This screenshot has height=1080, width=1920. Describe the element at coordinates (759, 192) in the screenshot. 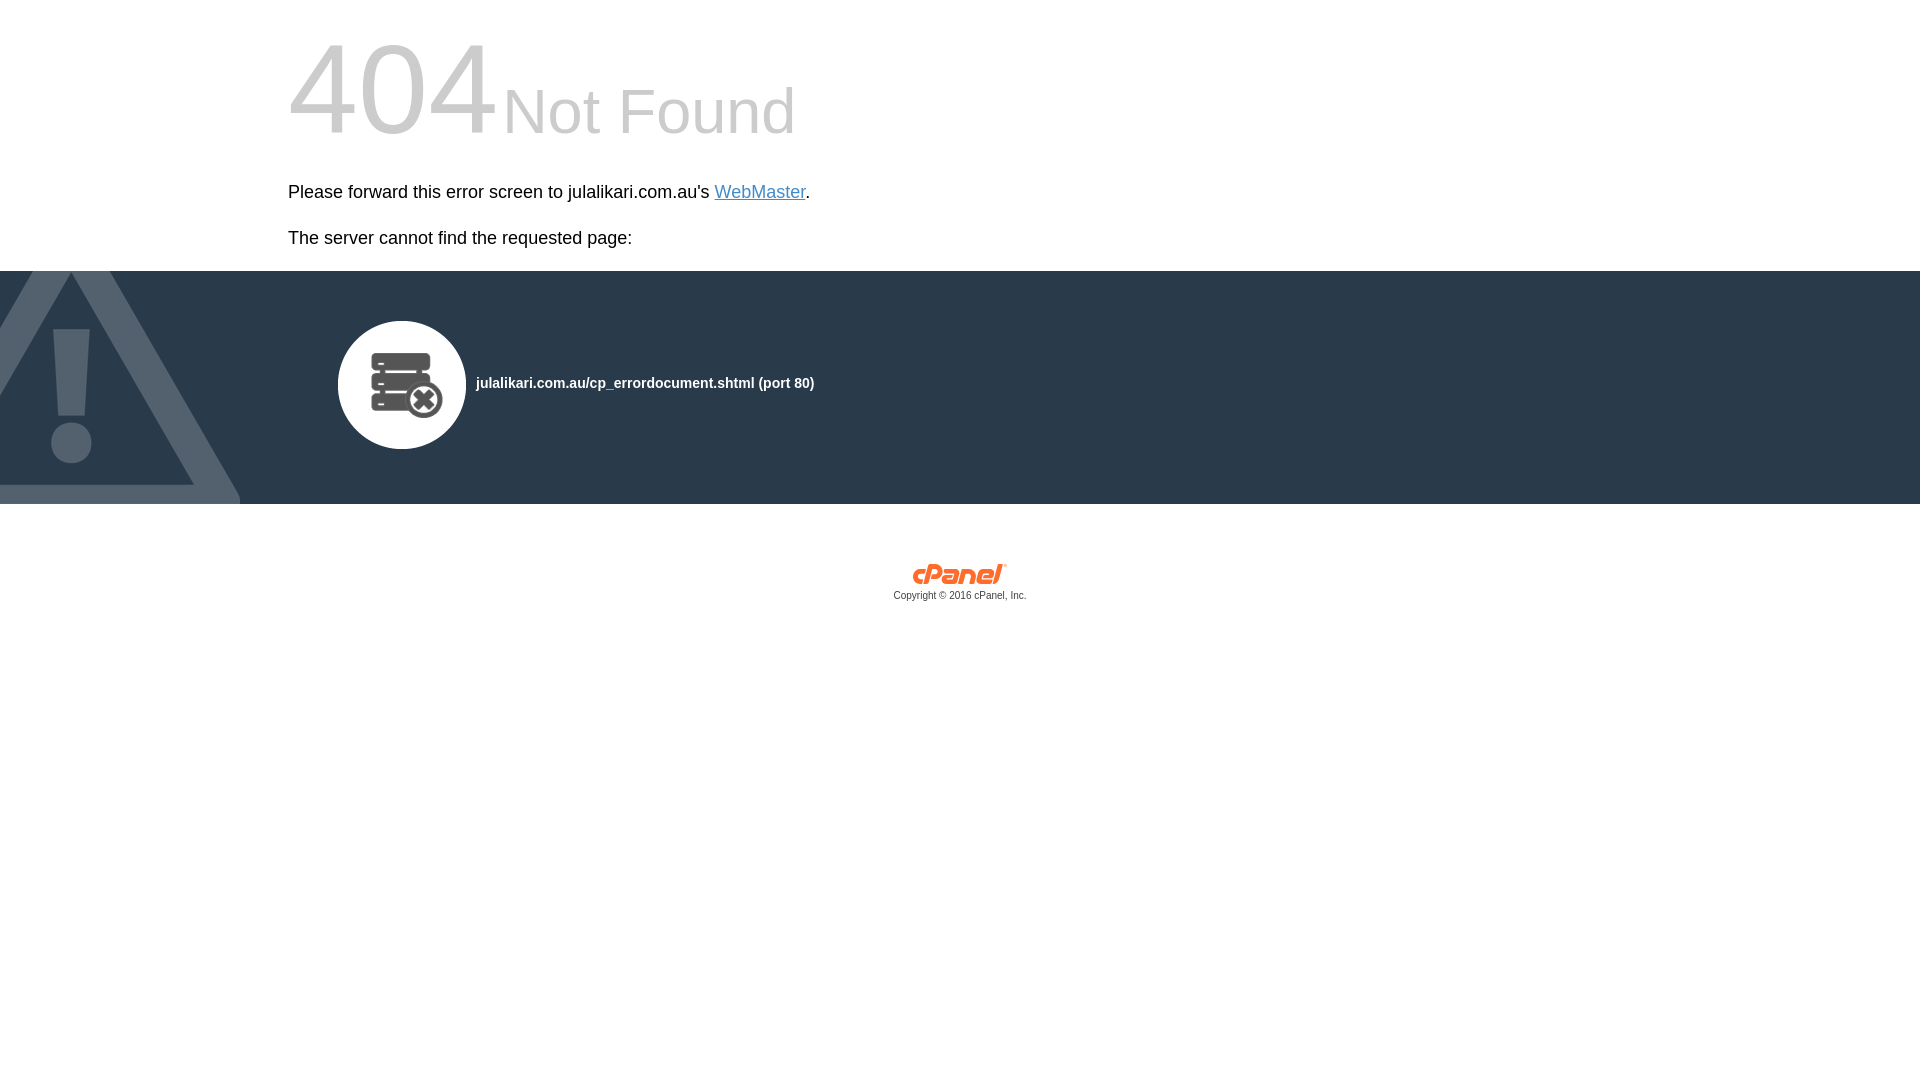

I see `'WebMaster'` at that location.